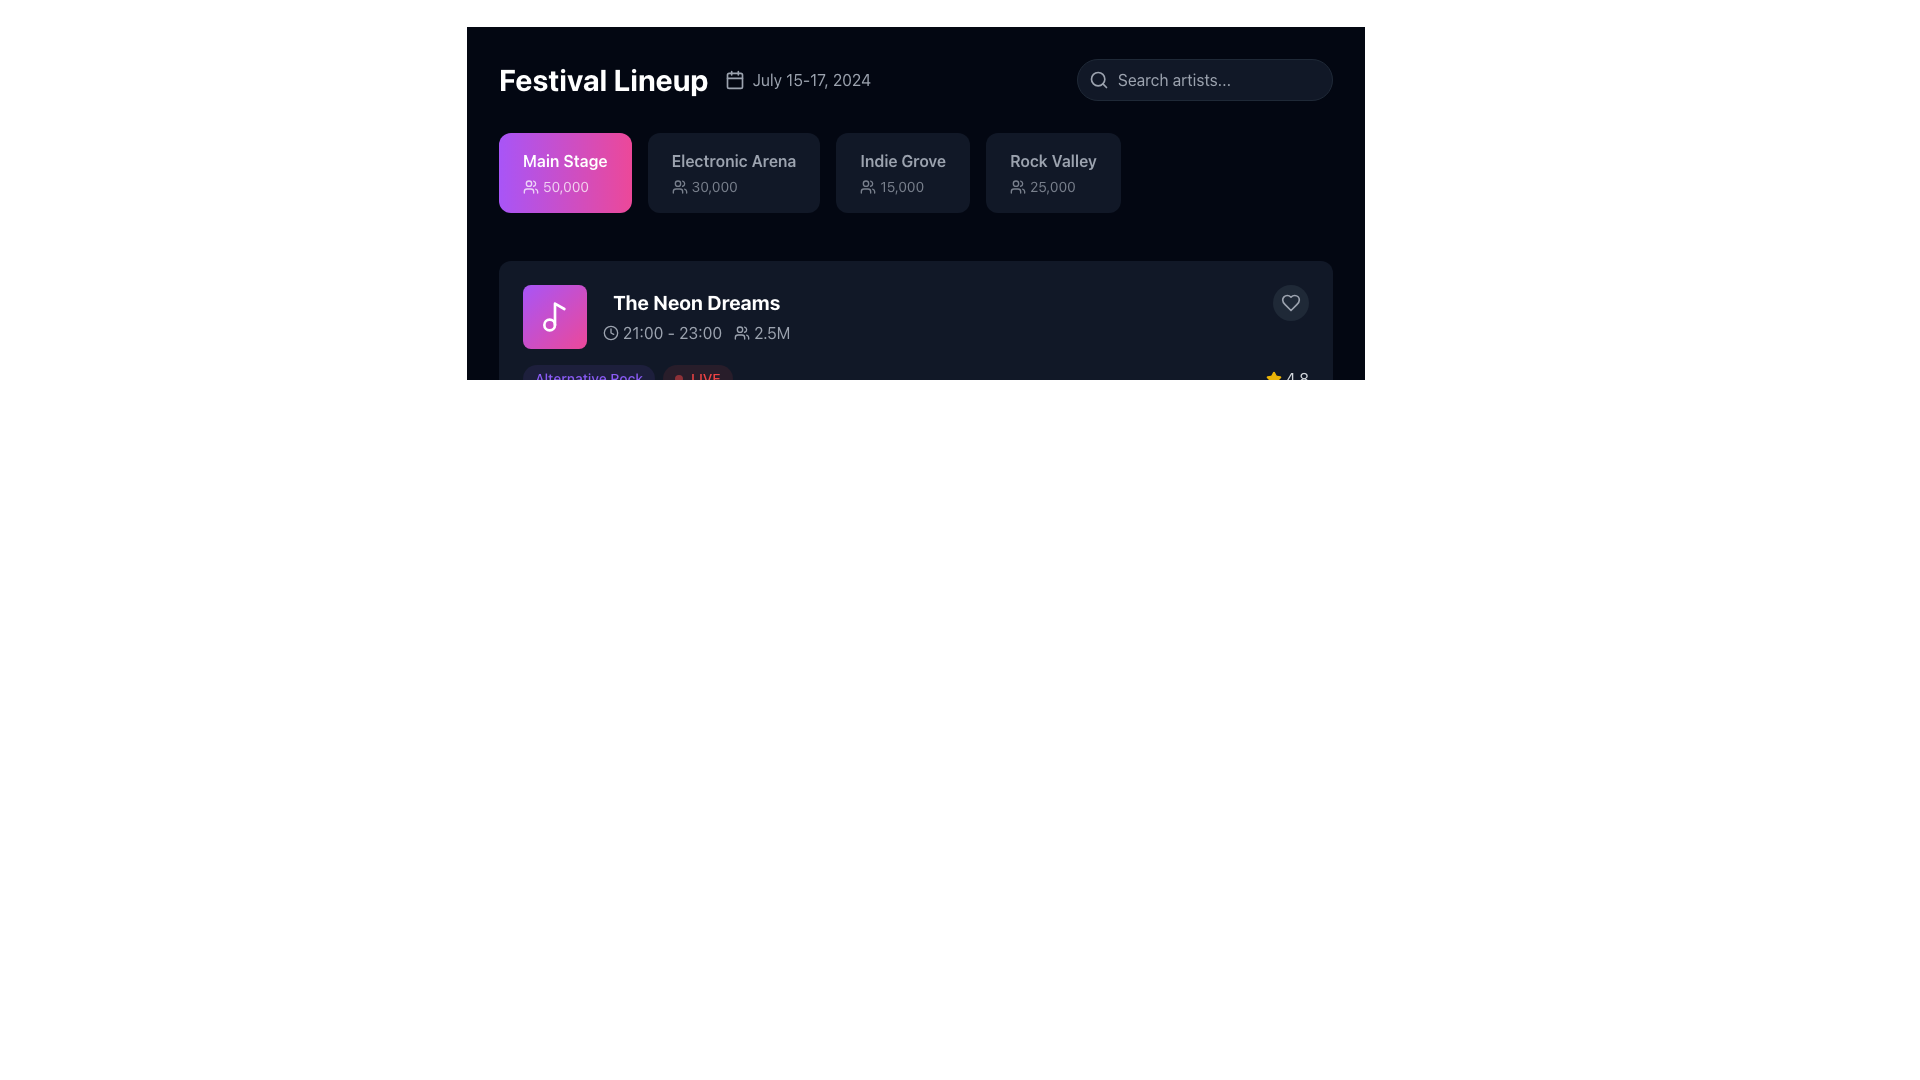  What do you see at coordinates (1051, 186) in the screenshot?
I see `the text element representing the audience size or capacity related to the 'Rock Valley' category, located in the fourth block at the top-right of the main display` at bounding box center [1051, 186].